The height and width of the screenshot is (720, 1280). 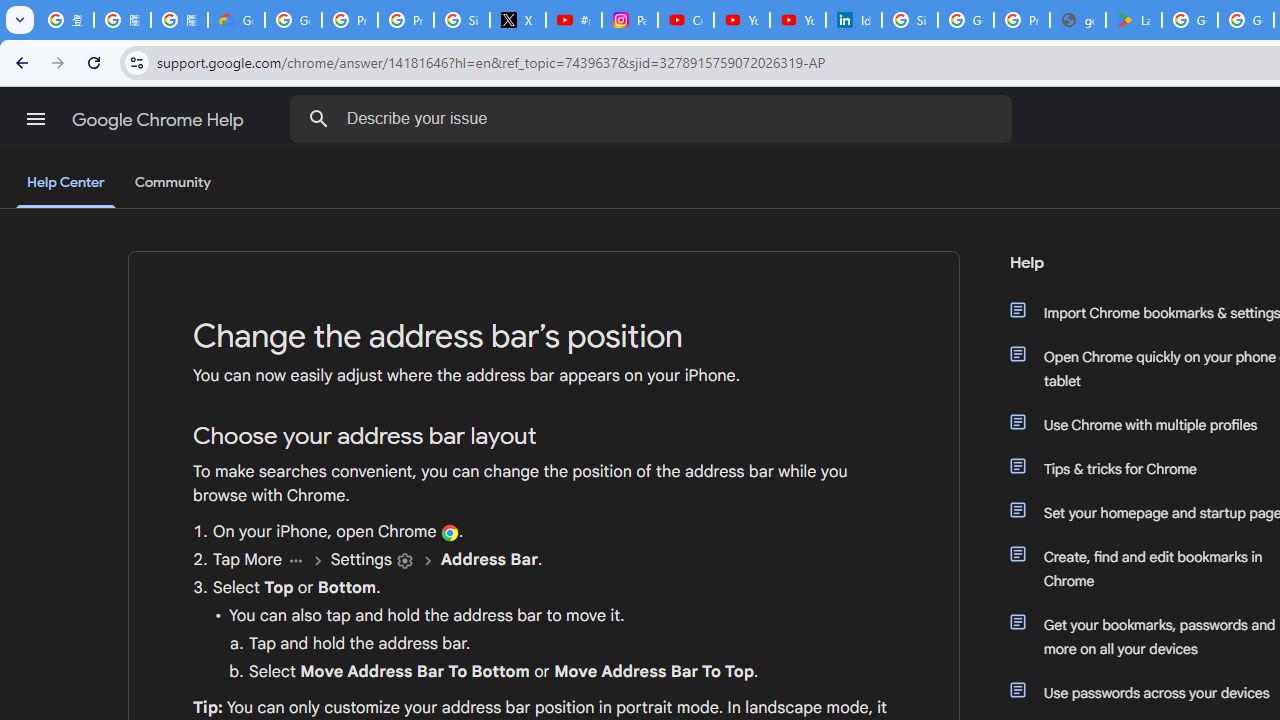 What do you see at coordinates (404, 20) in the screenshot?
I see `'Privacy Help Center - Policies Help'` at bounding box center [404, 20].